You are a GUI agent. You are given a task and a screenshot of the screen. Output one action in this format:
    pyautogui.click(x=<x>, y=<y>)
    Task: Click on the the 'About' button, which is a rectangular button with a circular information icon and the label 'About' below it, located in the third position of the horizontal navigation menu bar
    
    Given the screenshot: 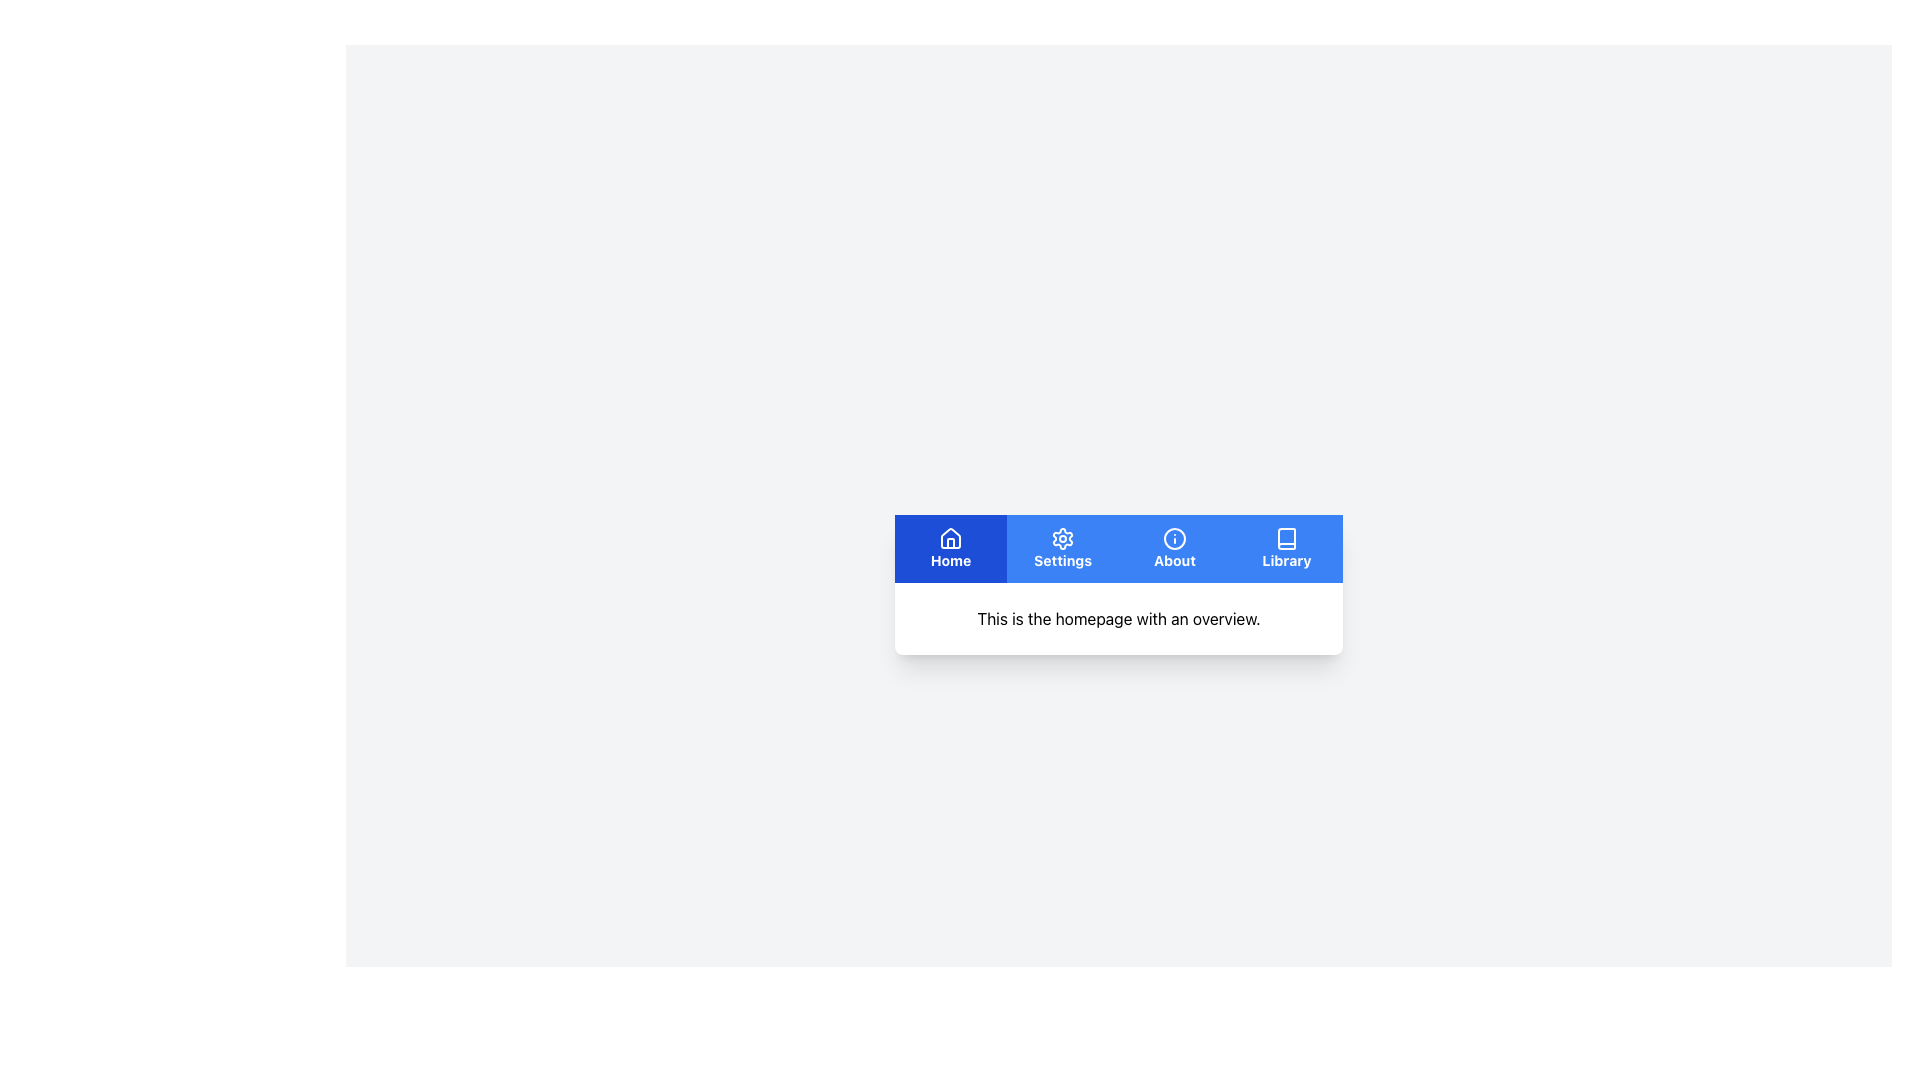 What is the action you would take?
    pyautogui.click(x=1175, y=548)
    